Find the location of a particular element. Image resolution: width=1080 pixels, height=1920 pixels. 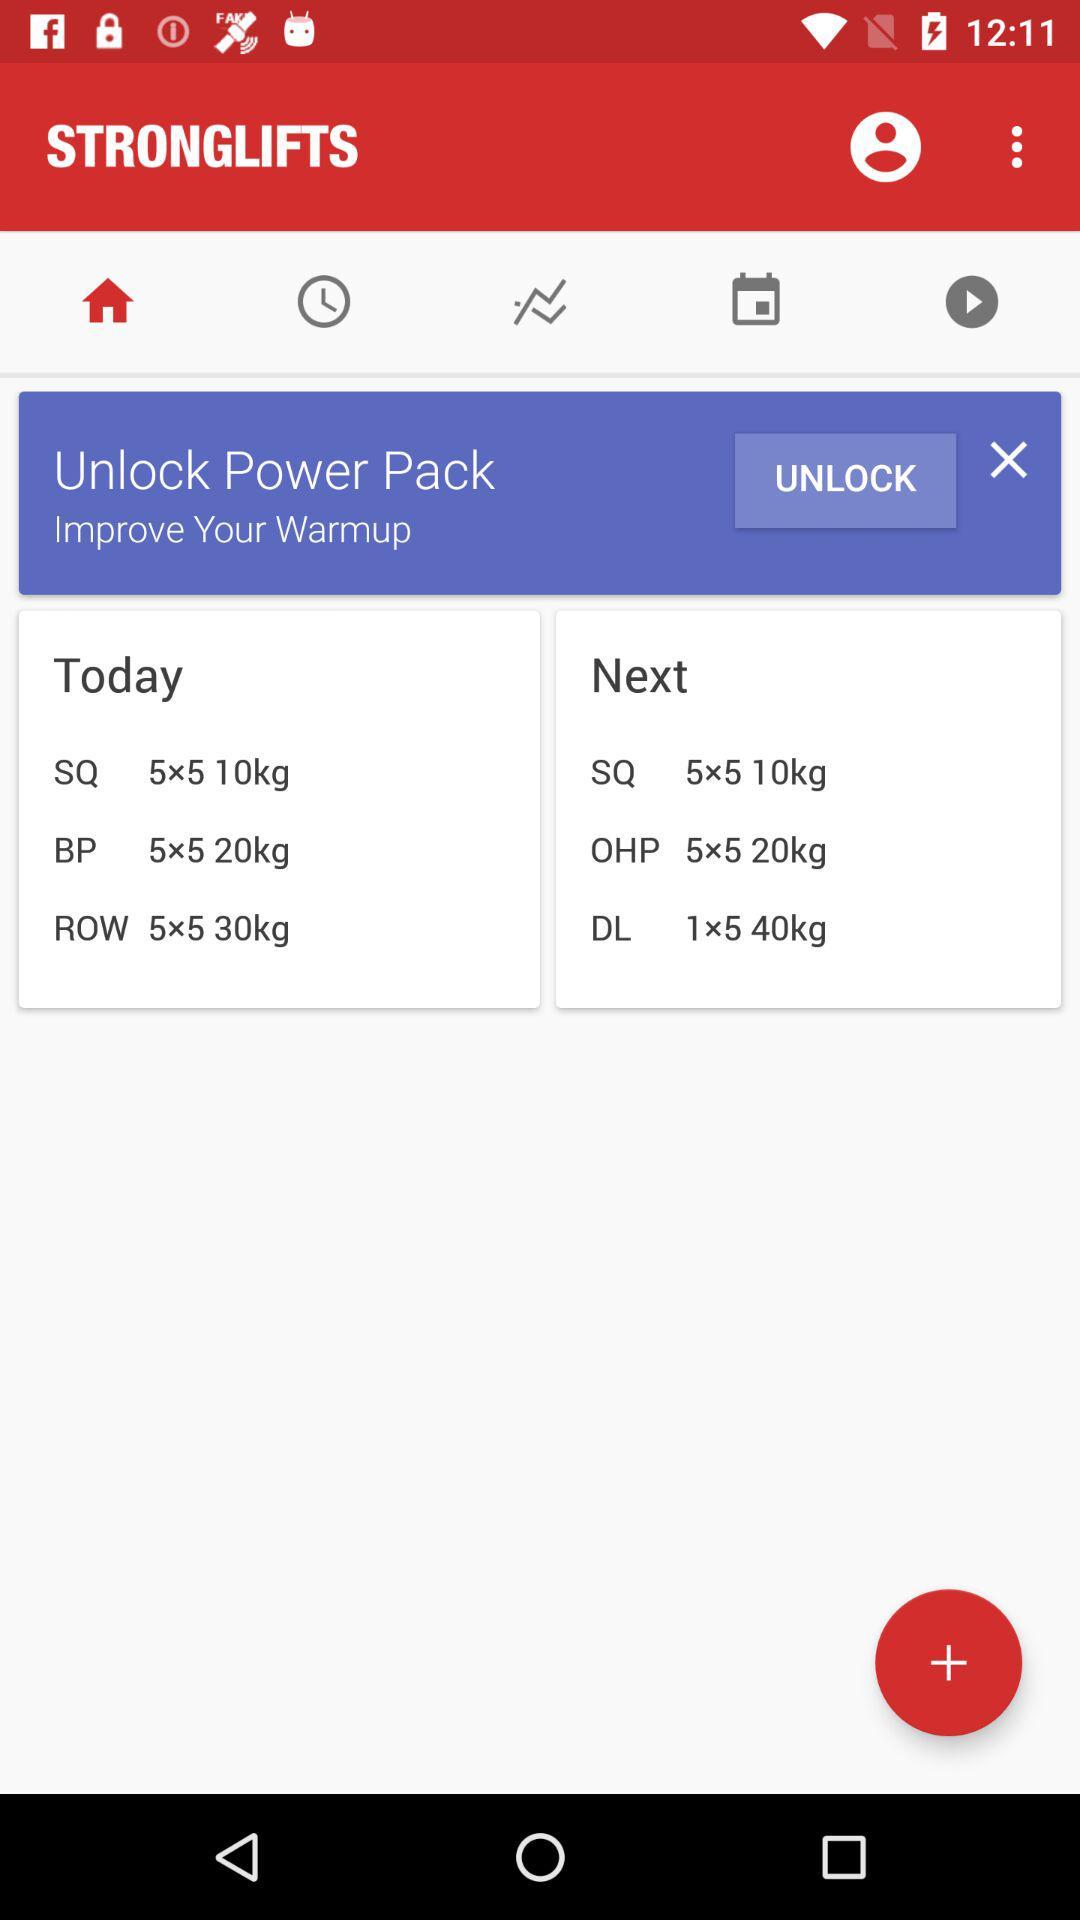

battery setting is located at coordinates (756, 300).